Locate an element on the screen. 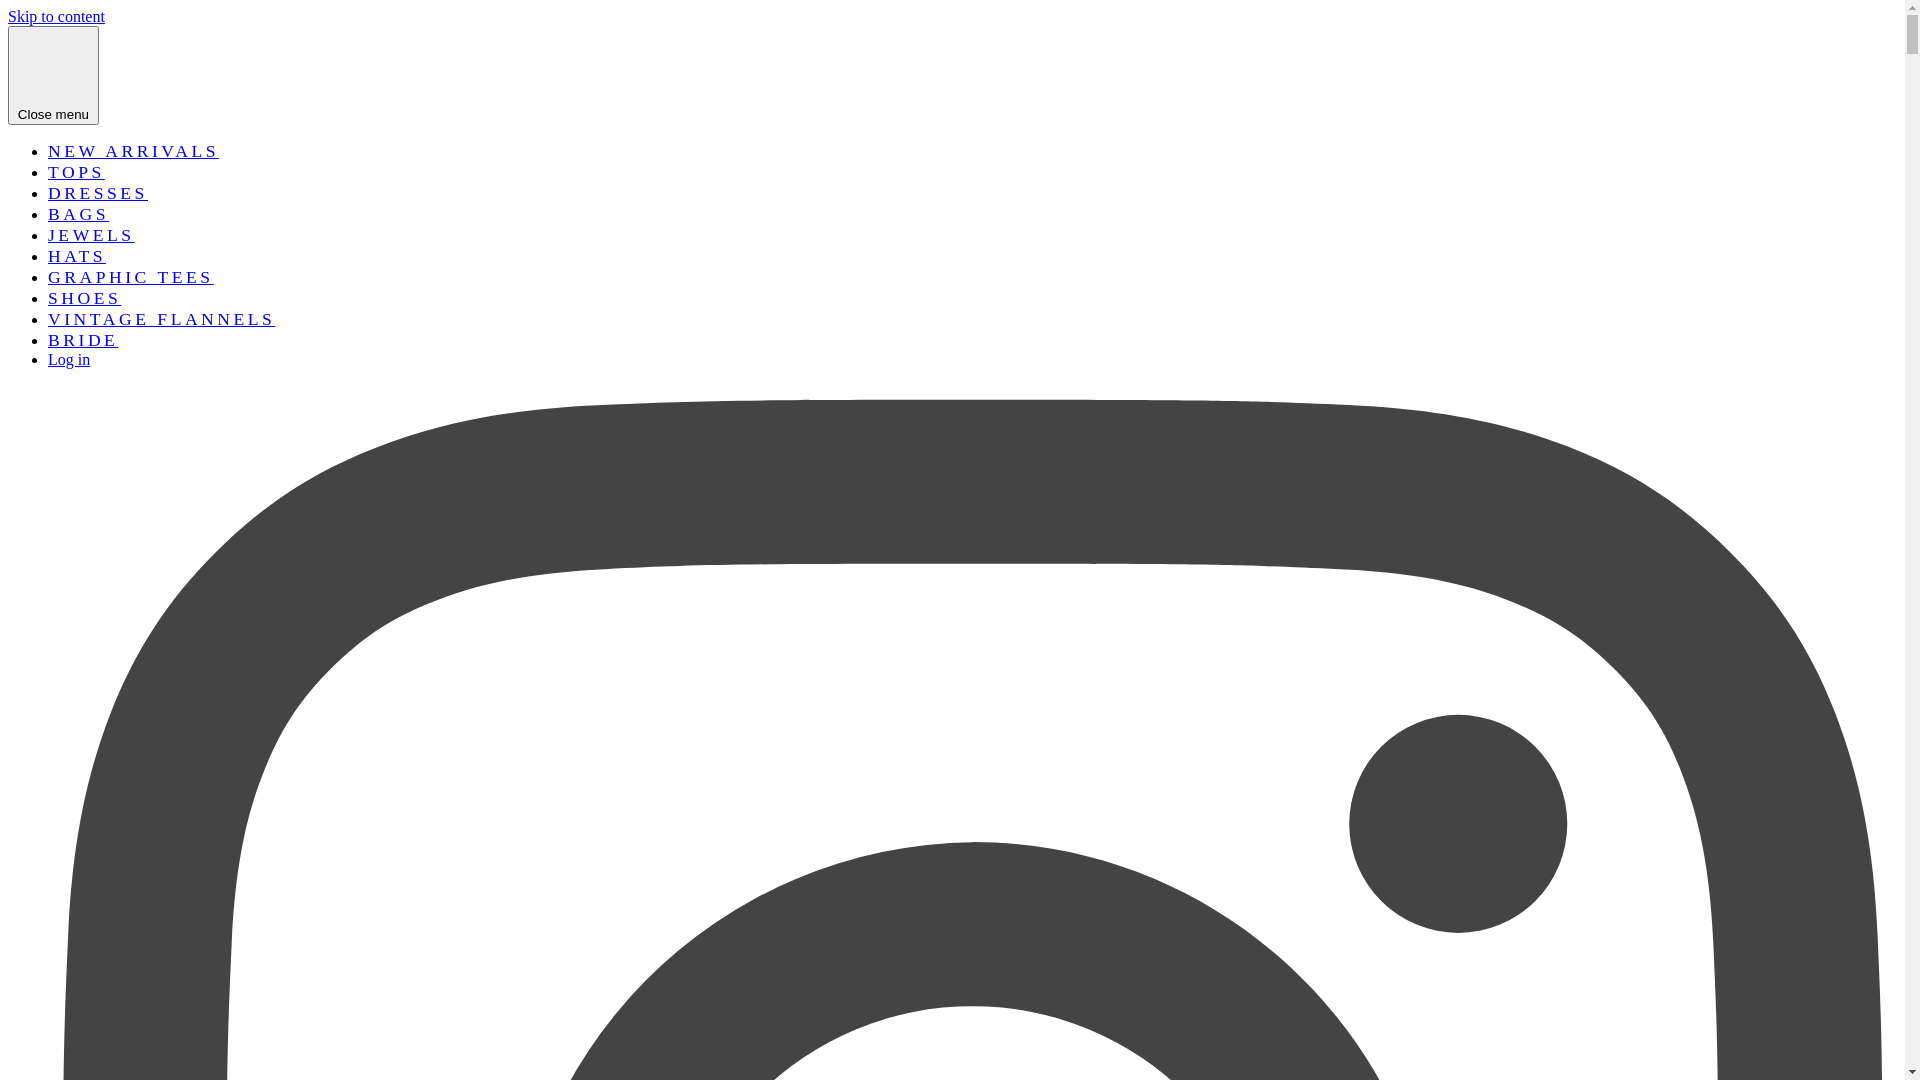 The height and width of the screenshot is (1080, 1920). 'Skip to content' is located at coordinates (56, 16).